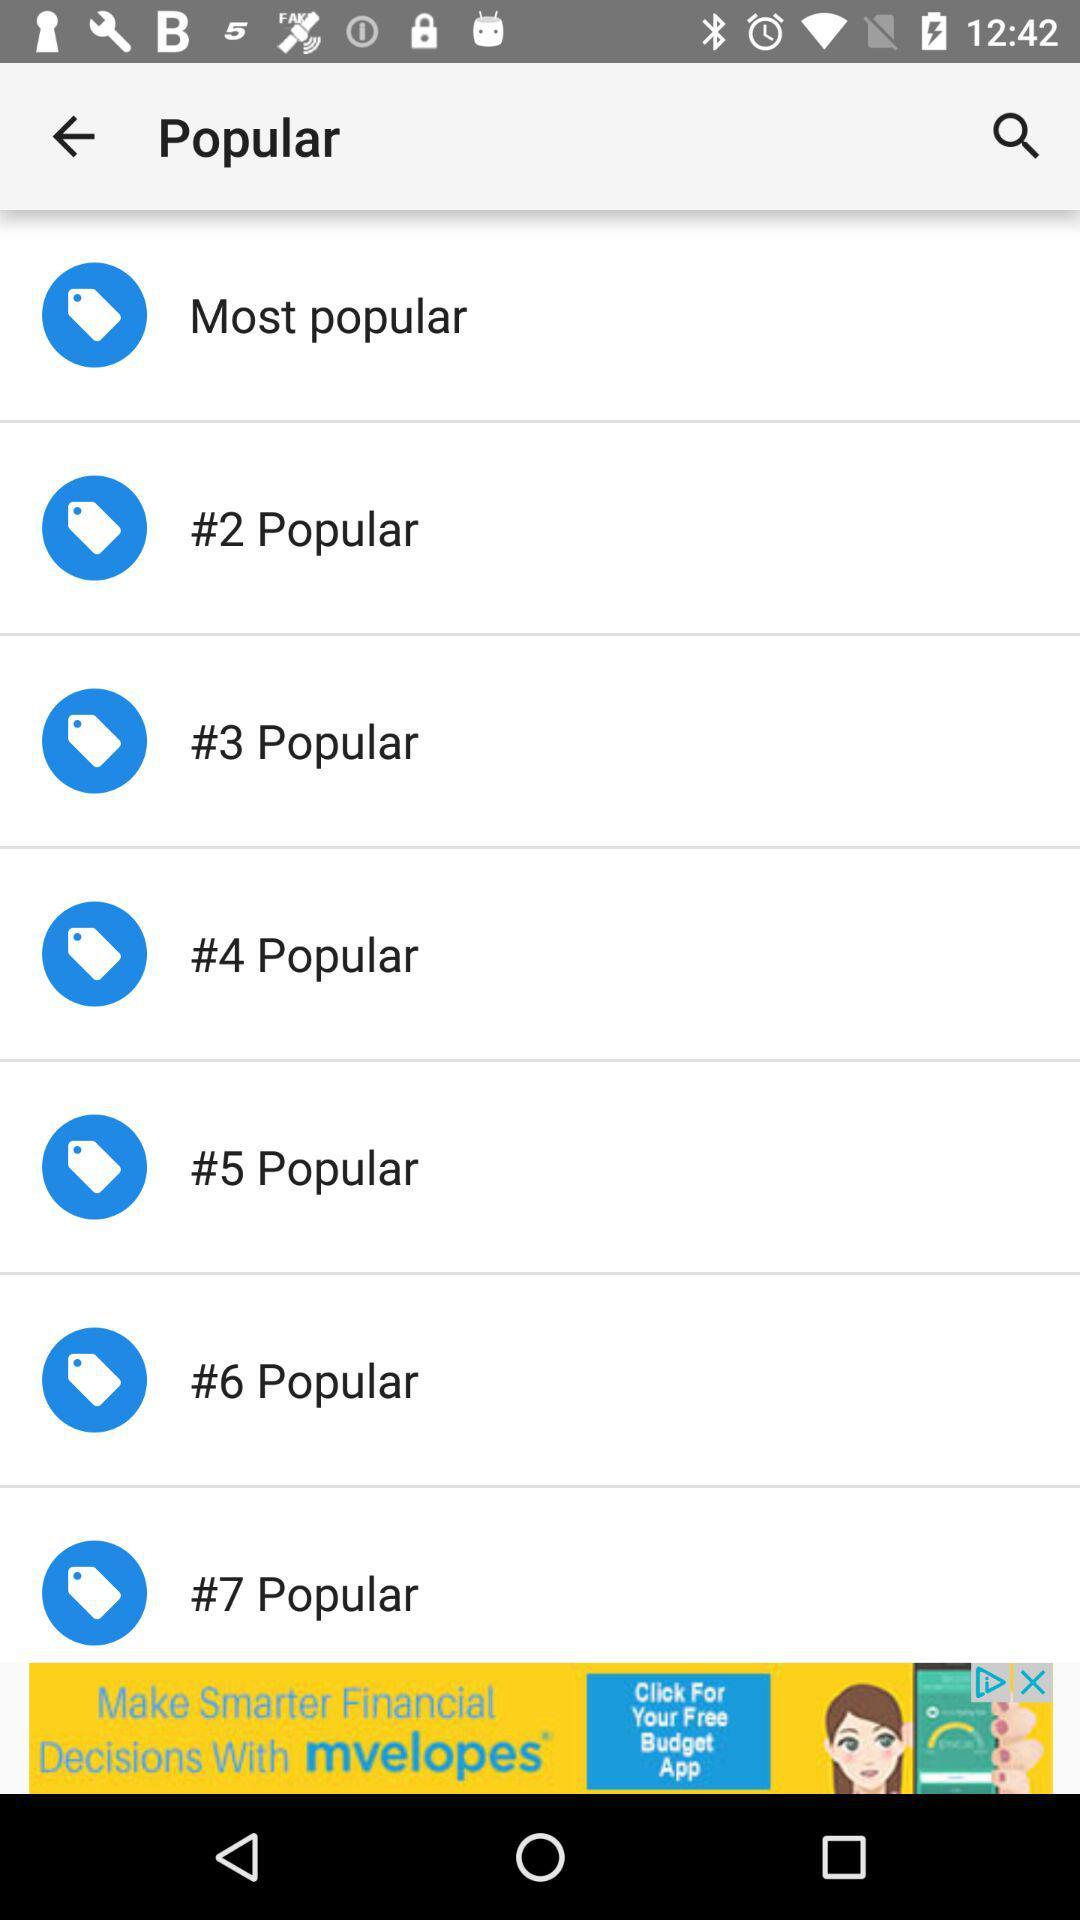 The height and width of the screenshot is (1920, 1080). What do you see at coordinates (540, 1727) in the screenshot?
I see `advertisement link` at bounding box center [540, 1727].